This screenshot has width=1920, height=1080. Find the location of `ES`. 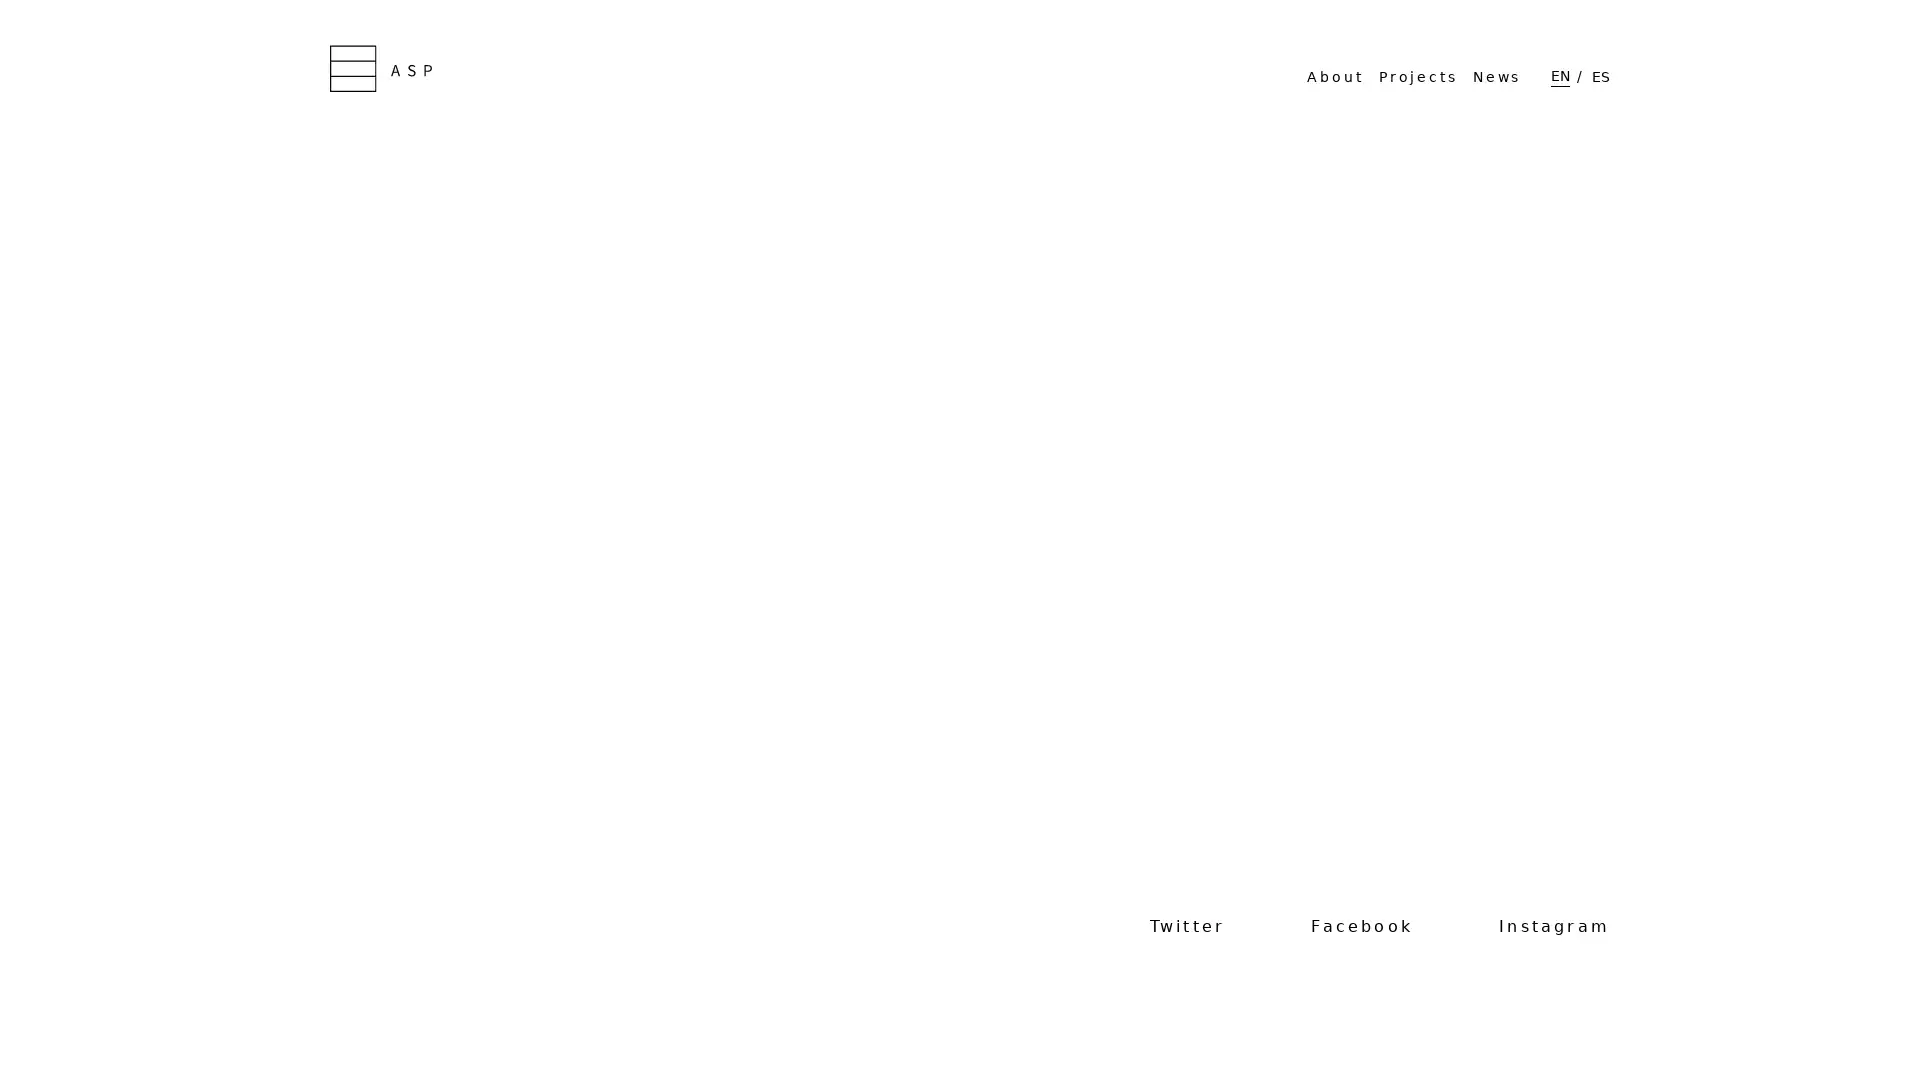

ES is located at coordinates (1601, 75).